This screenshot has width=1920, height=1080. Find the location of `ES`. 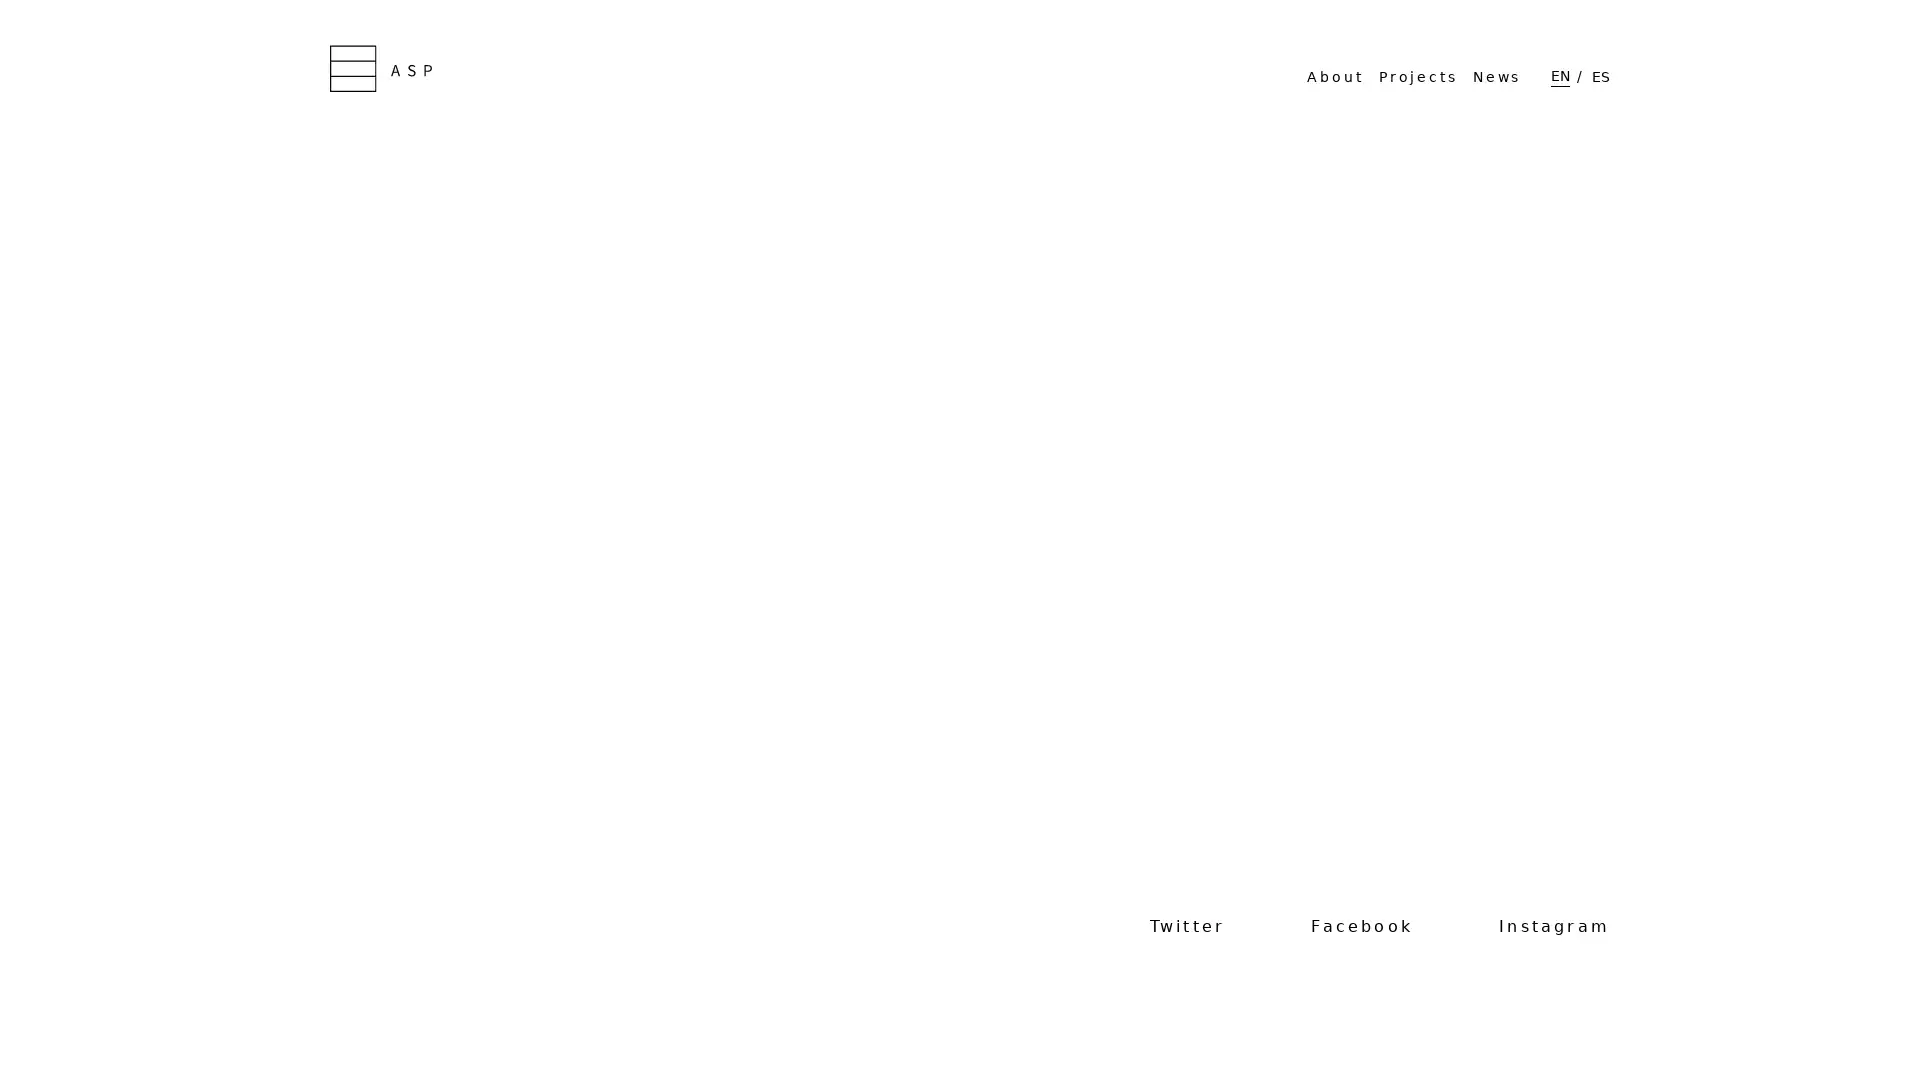

ES is located at coordinates (1601, 75).